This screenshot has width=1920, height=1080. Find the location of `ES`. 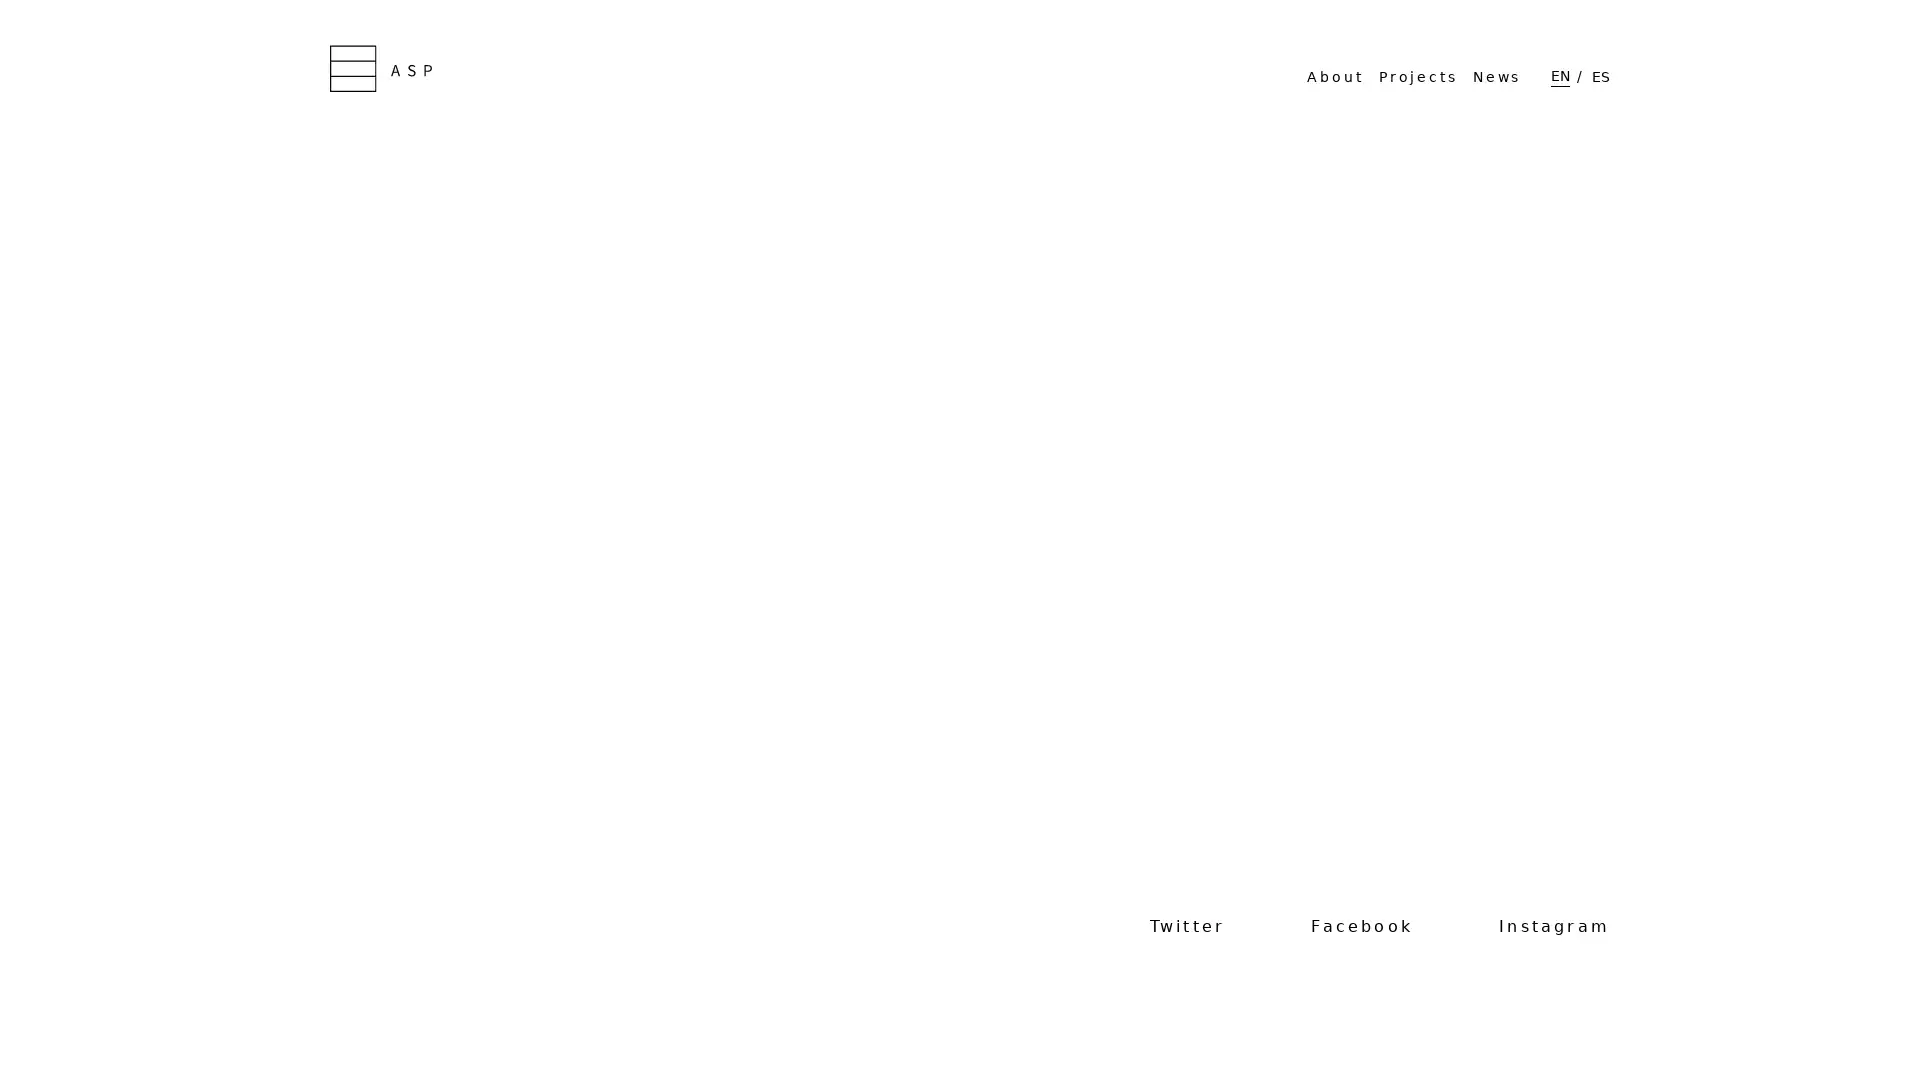

ES is located at coordinates (1601, 75).